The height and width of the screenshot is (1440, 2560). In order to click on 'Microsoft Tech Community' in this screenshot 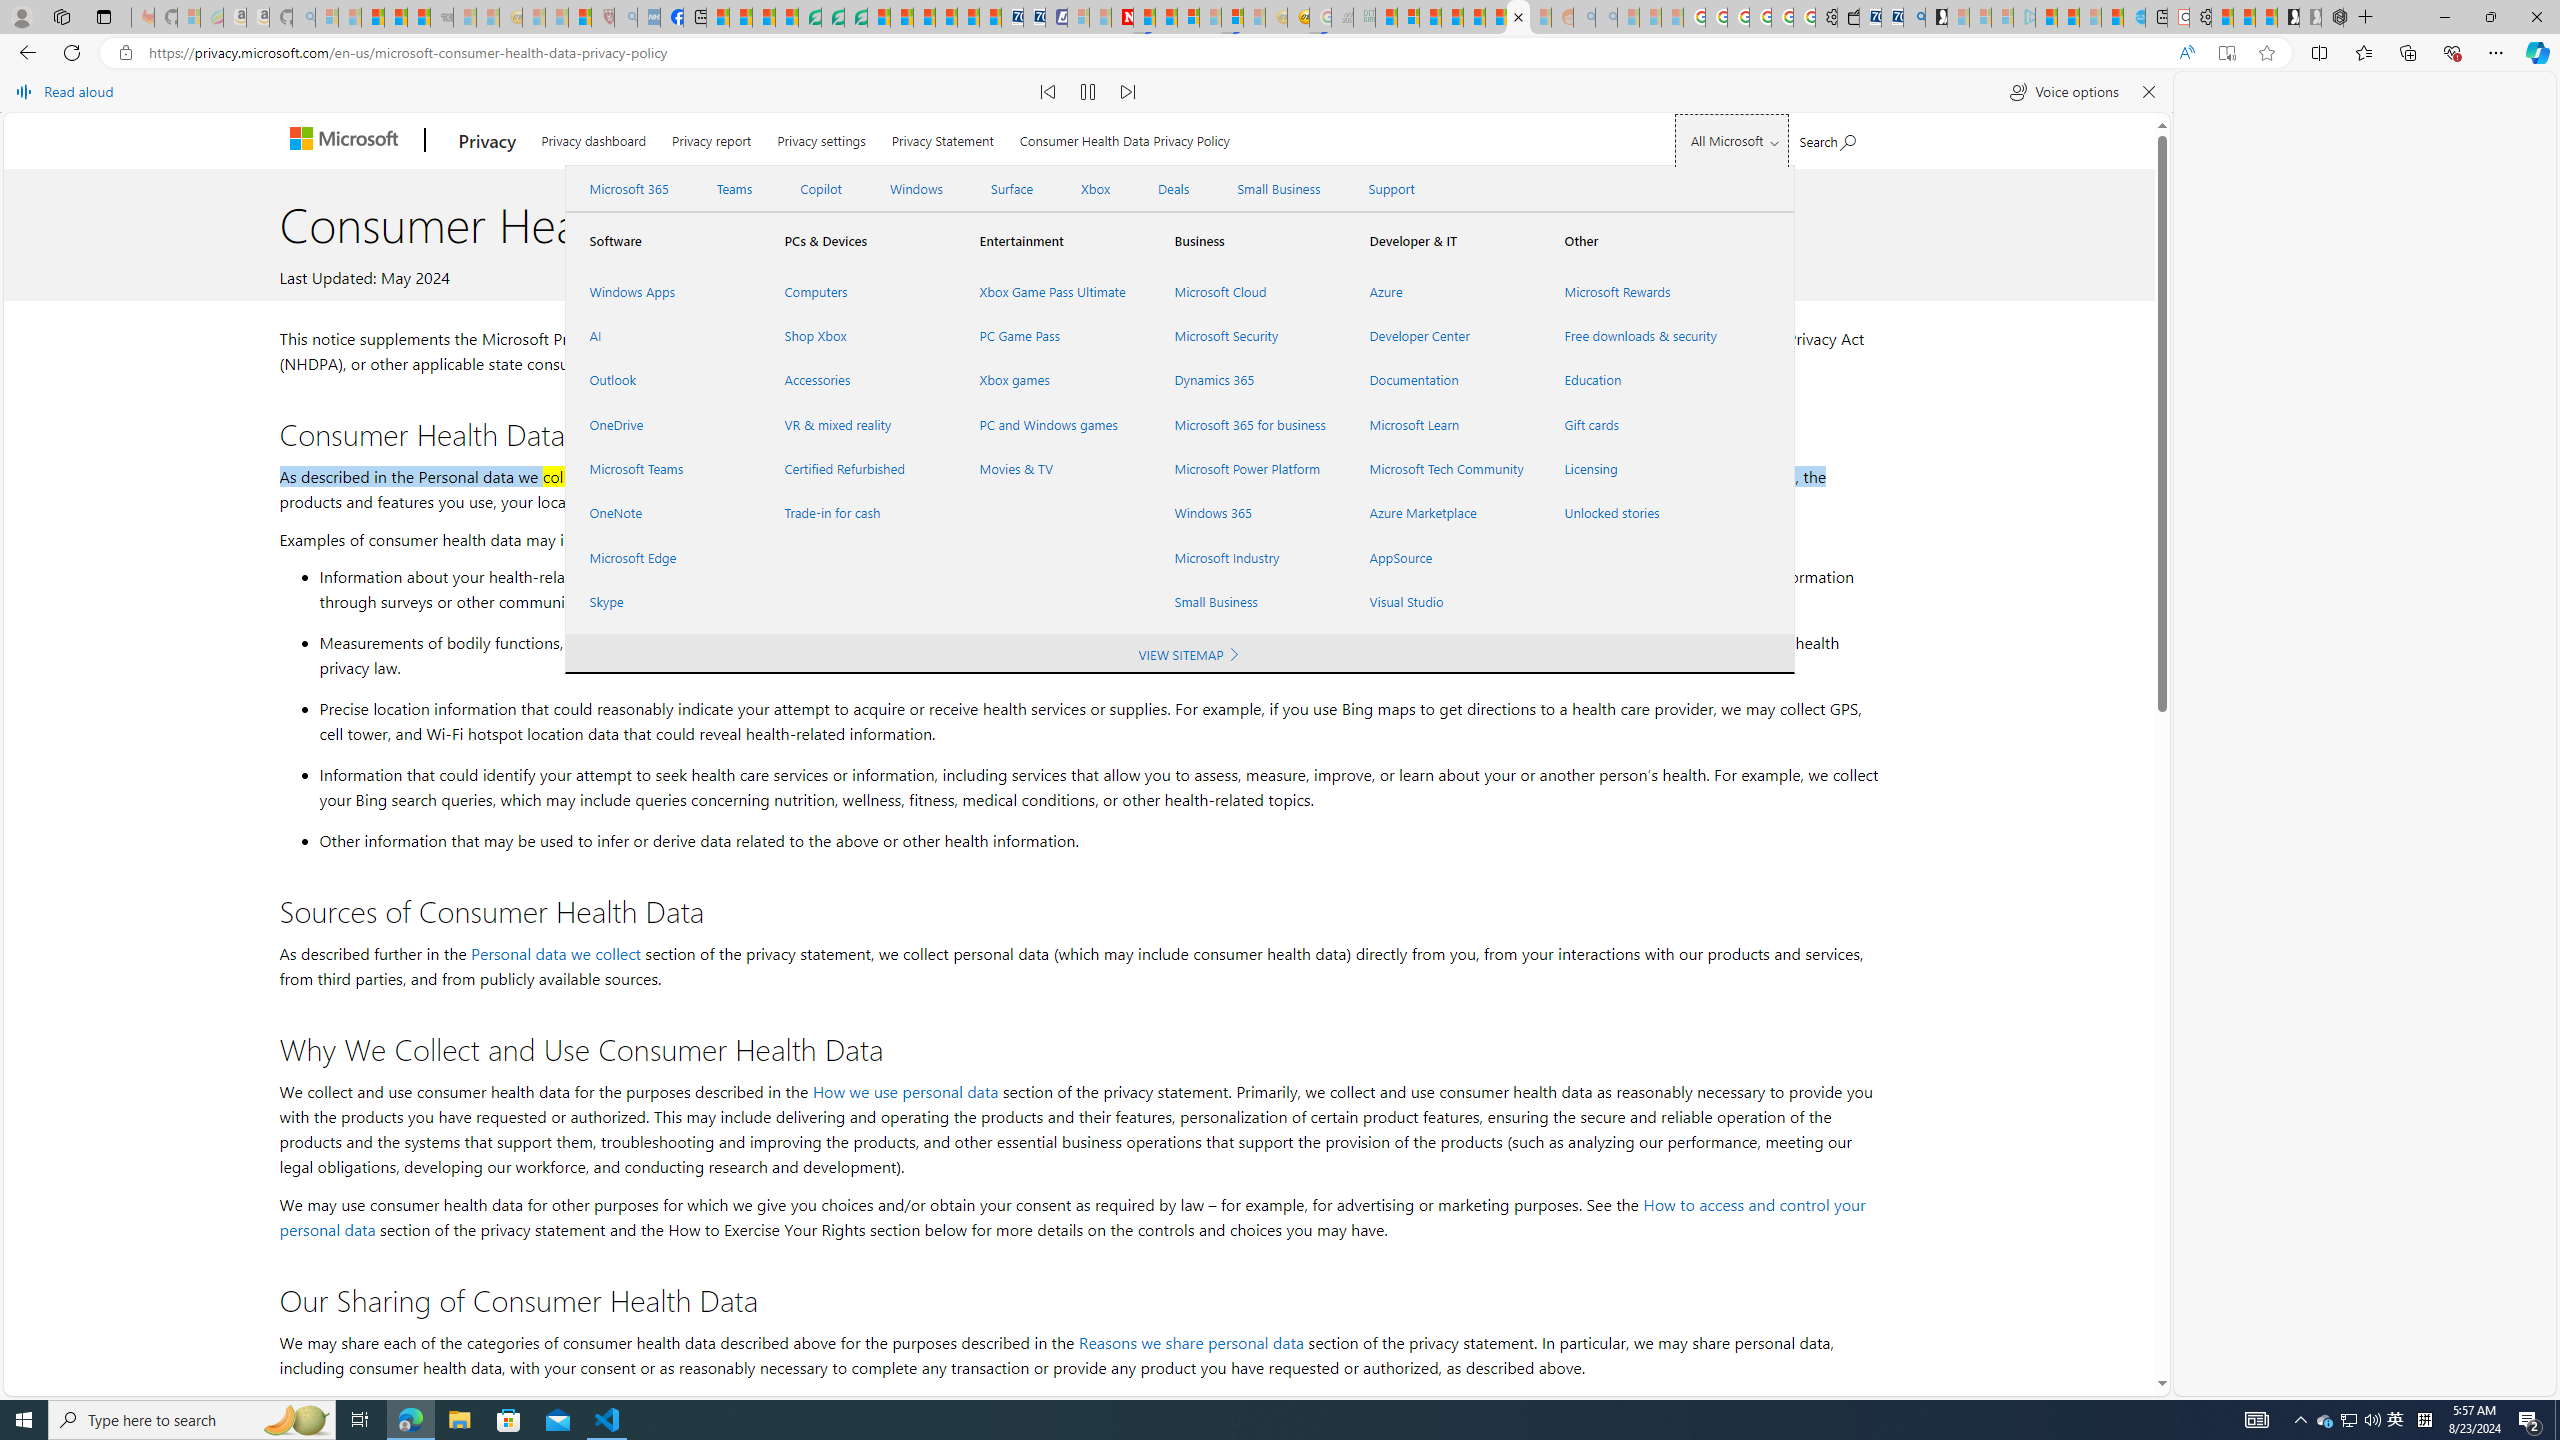, I will do `click(1442, 468)`.